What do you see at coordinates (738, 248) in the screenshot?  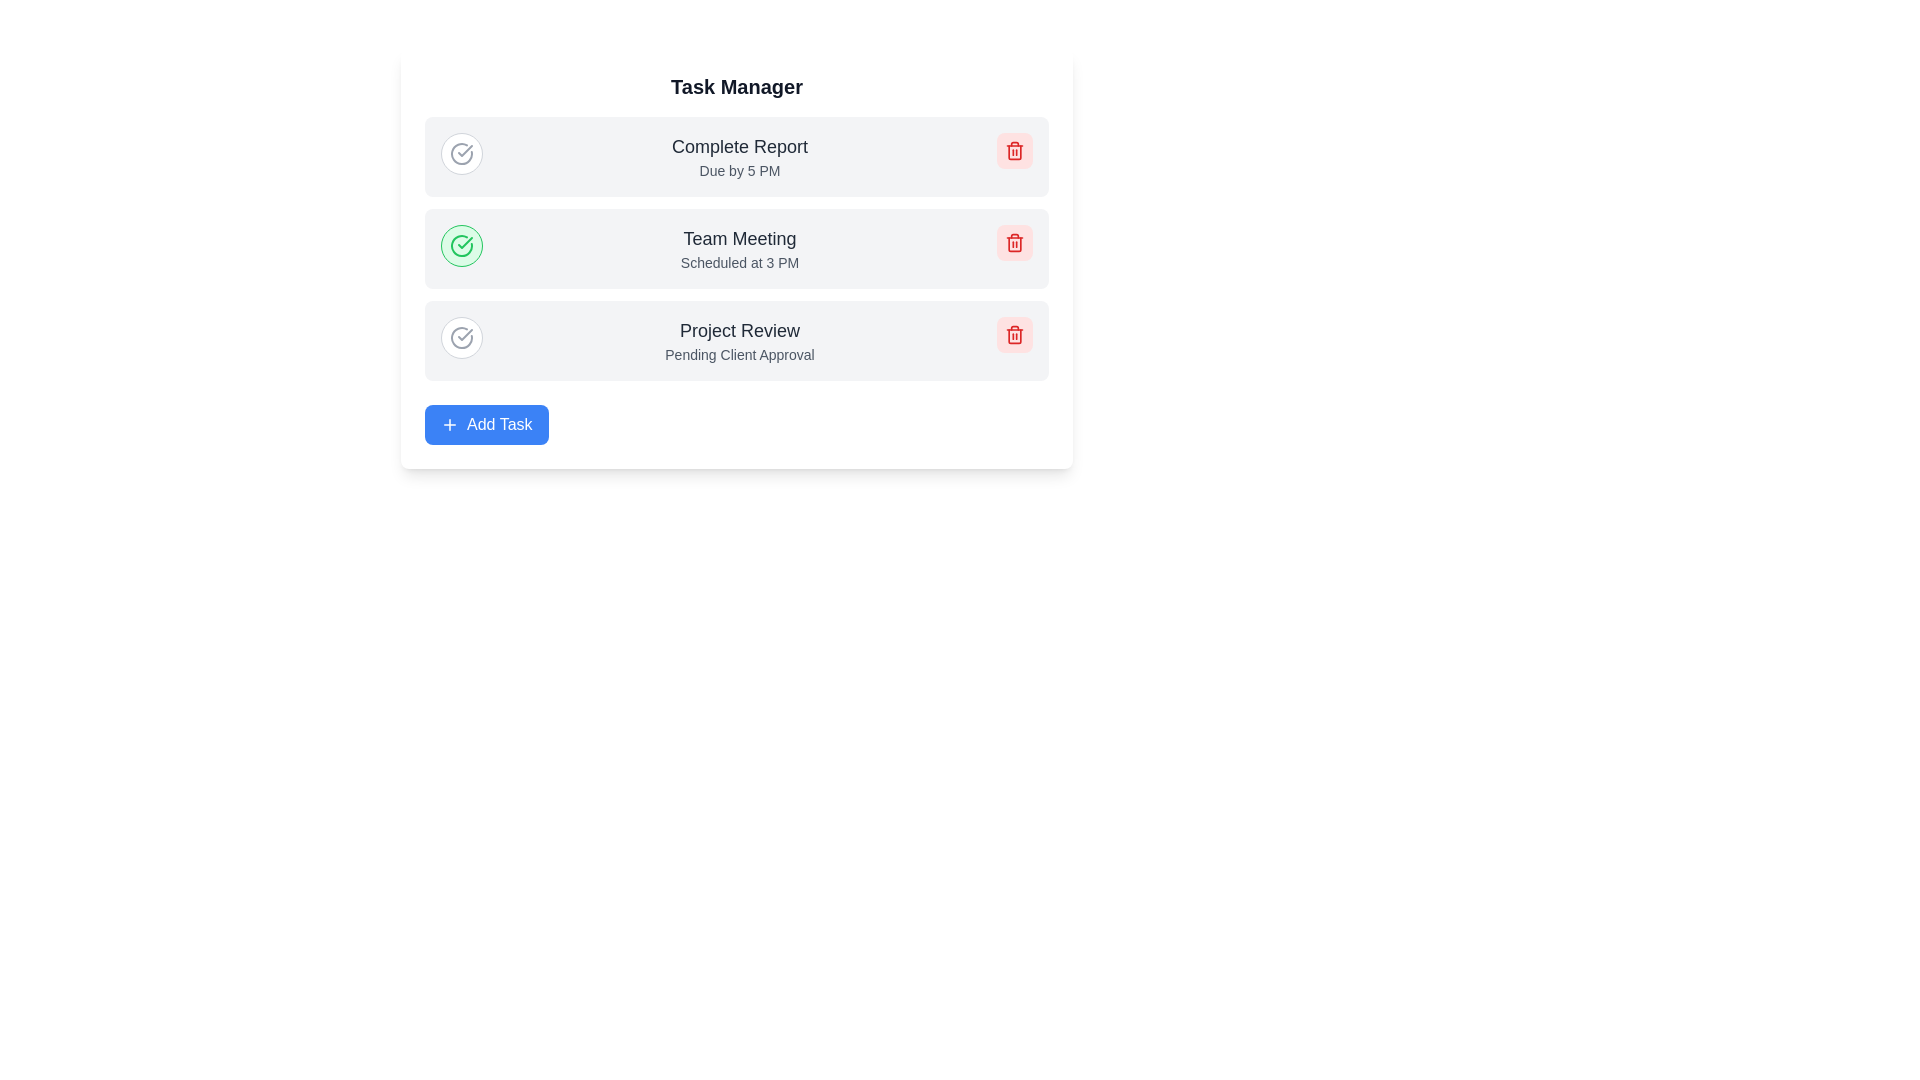 I see `the 'Team Meeting' text display element, which features a larger bold title and a smaller subtitle, located centrally between the green check icon and the red delete button` at bounding box center [738, 248].